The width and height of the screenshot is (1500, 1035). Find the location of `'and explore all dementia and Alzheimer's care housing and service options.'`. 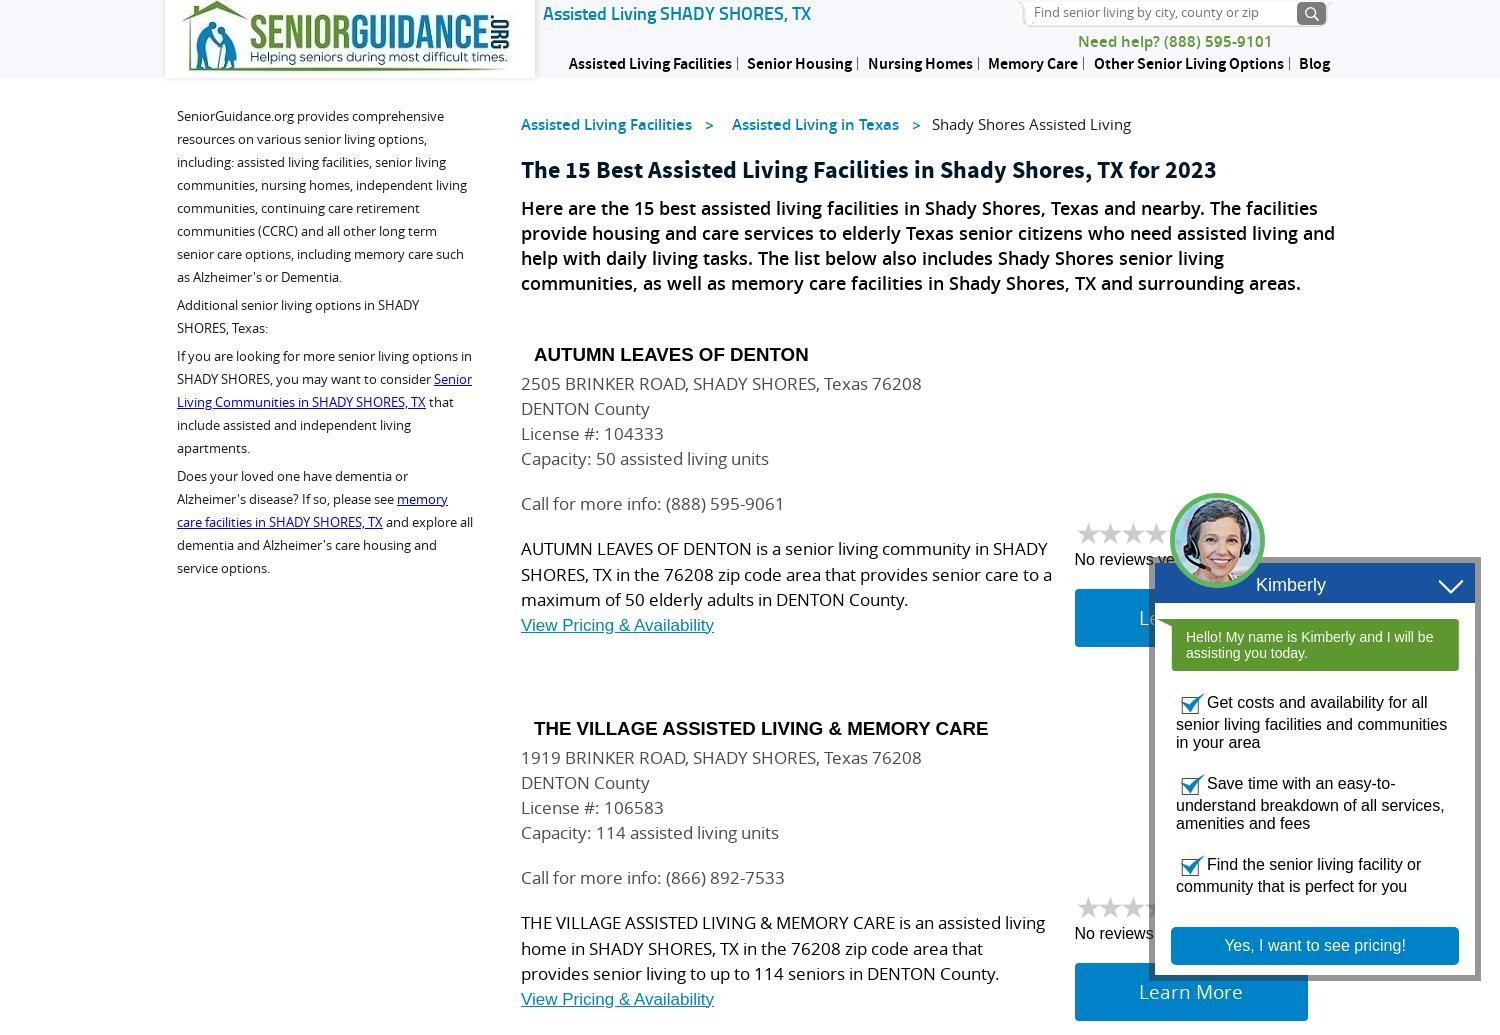

'and explore all dementia and Alzheimer's care housing and service options.' is located at coordinates (324, 544).